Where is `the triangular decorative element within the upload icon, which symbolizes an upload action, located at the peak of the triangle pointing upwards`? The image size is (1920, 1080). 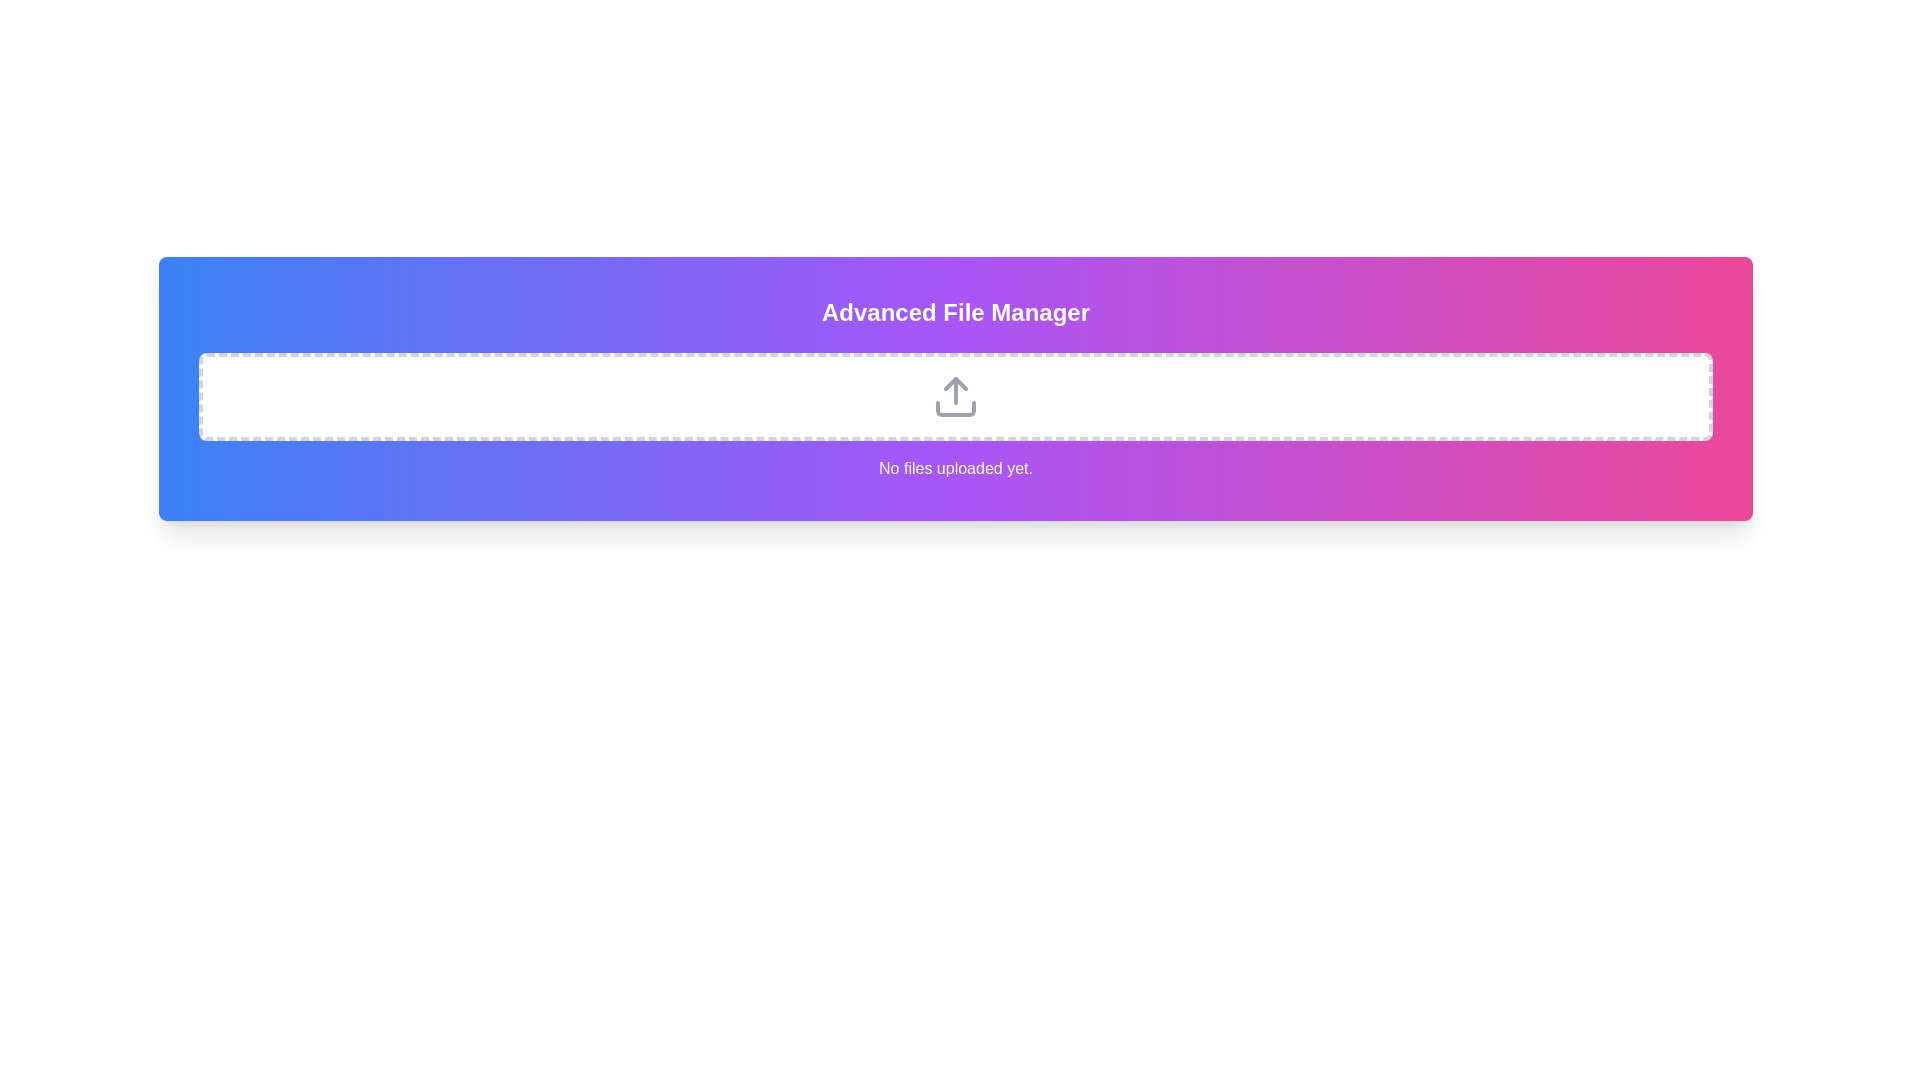 the triangular decorative element within the upload icon, which symbolizes an upload action, located at the peak of the triangle pointing upwards is located at coordinates (954, 384).